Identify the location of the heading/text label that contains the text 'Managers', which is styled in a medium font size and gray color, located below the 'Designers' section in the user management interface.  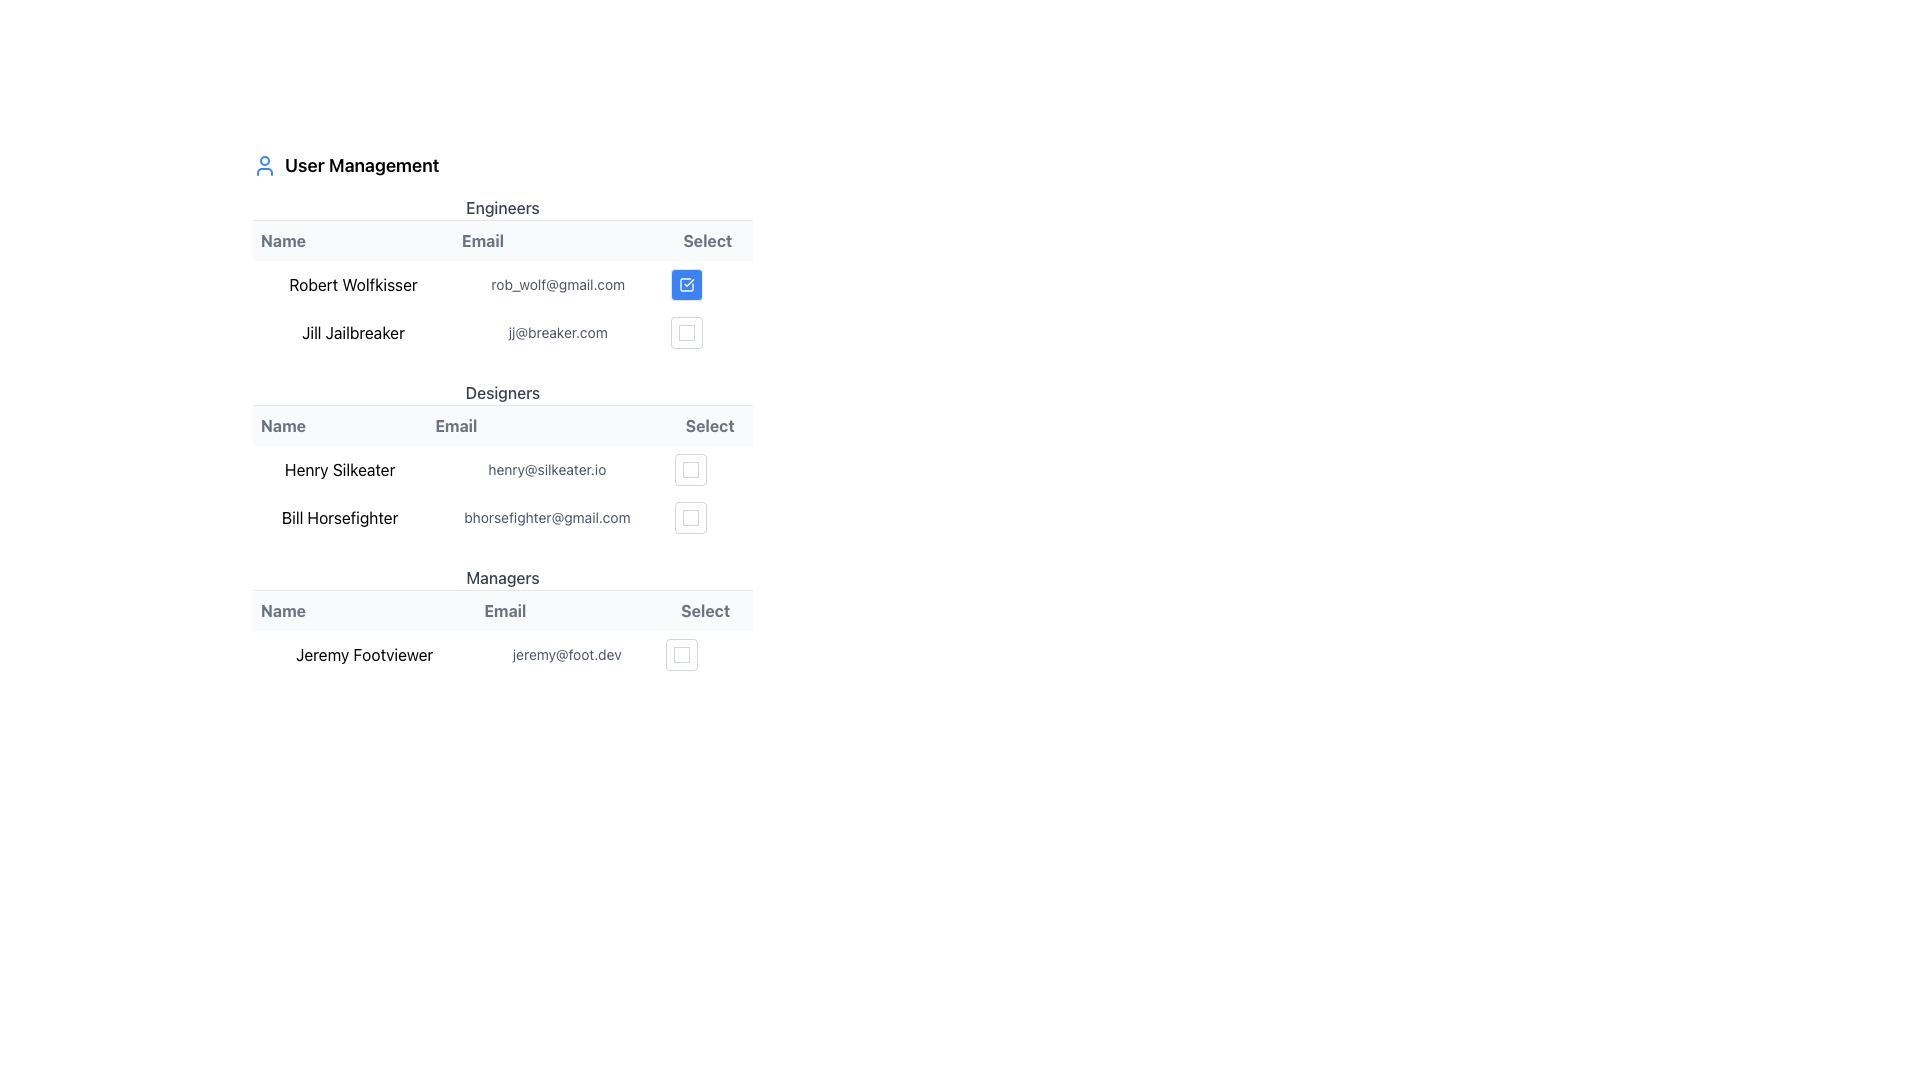
(503, 578).